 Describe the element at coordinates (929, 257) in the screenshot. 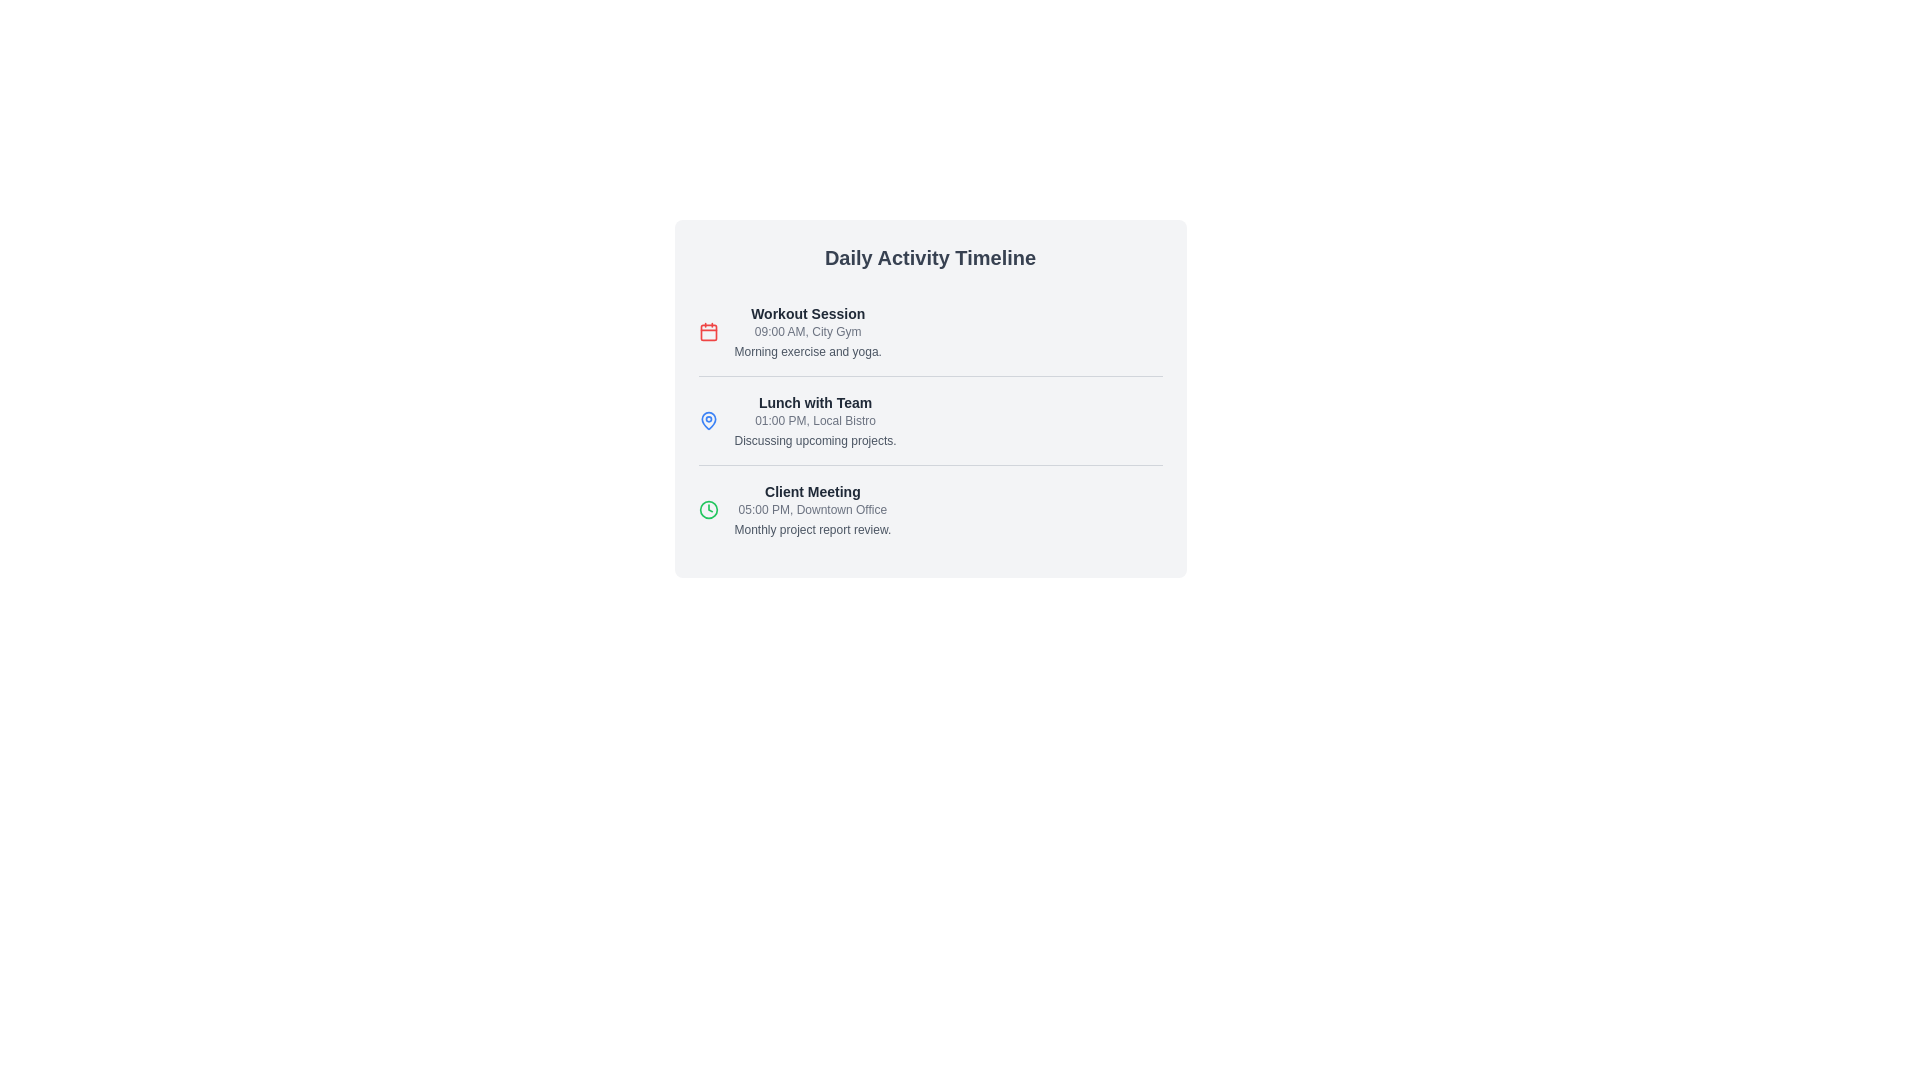

I see `title text located at the top section of the rectangular card with rounded corners, which provides an overview for the activities listed below` at that location.